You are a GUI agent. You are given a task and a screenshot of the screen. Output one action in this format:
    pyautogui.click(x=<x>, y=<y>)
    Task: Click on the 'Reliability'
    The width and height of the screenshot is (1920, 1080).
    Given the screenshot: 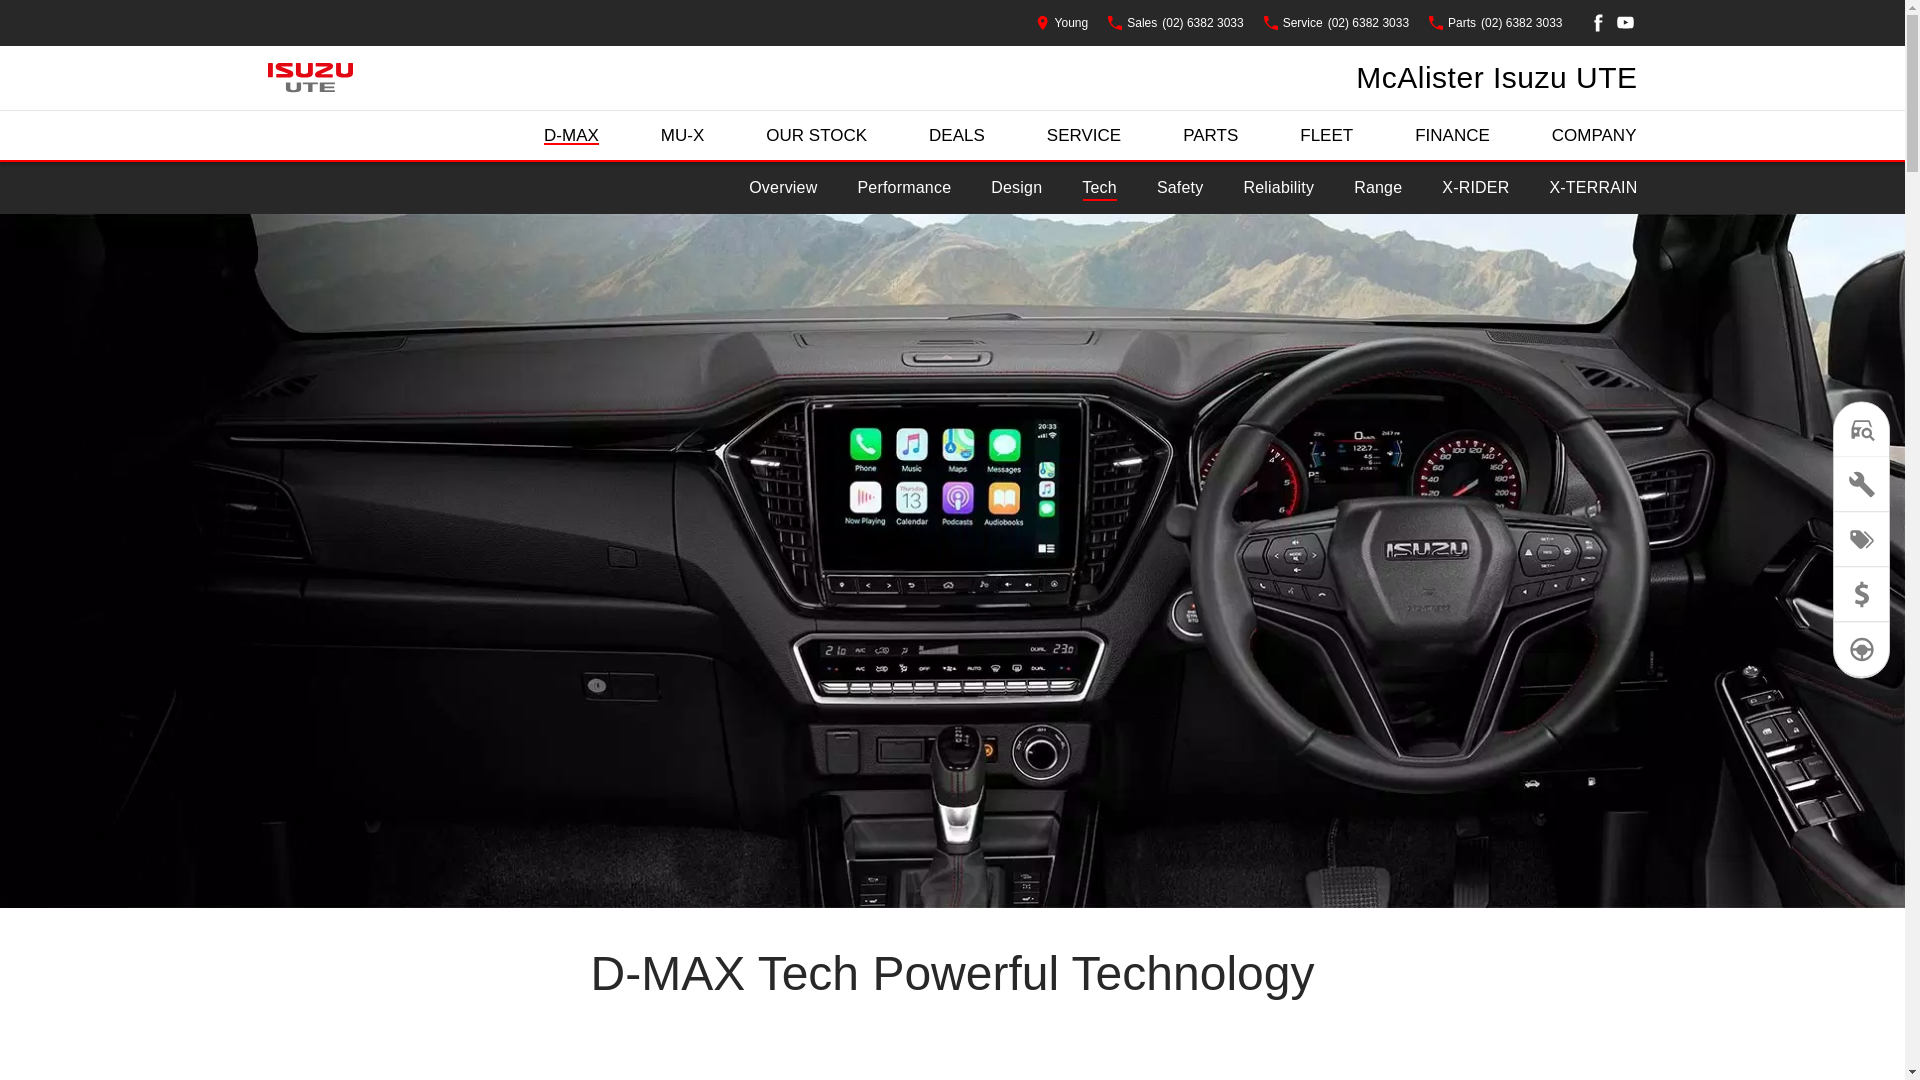 What is the action you would take?
    pyautogui.click(x=1232, y=188)
    